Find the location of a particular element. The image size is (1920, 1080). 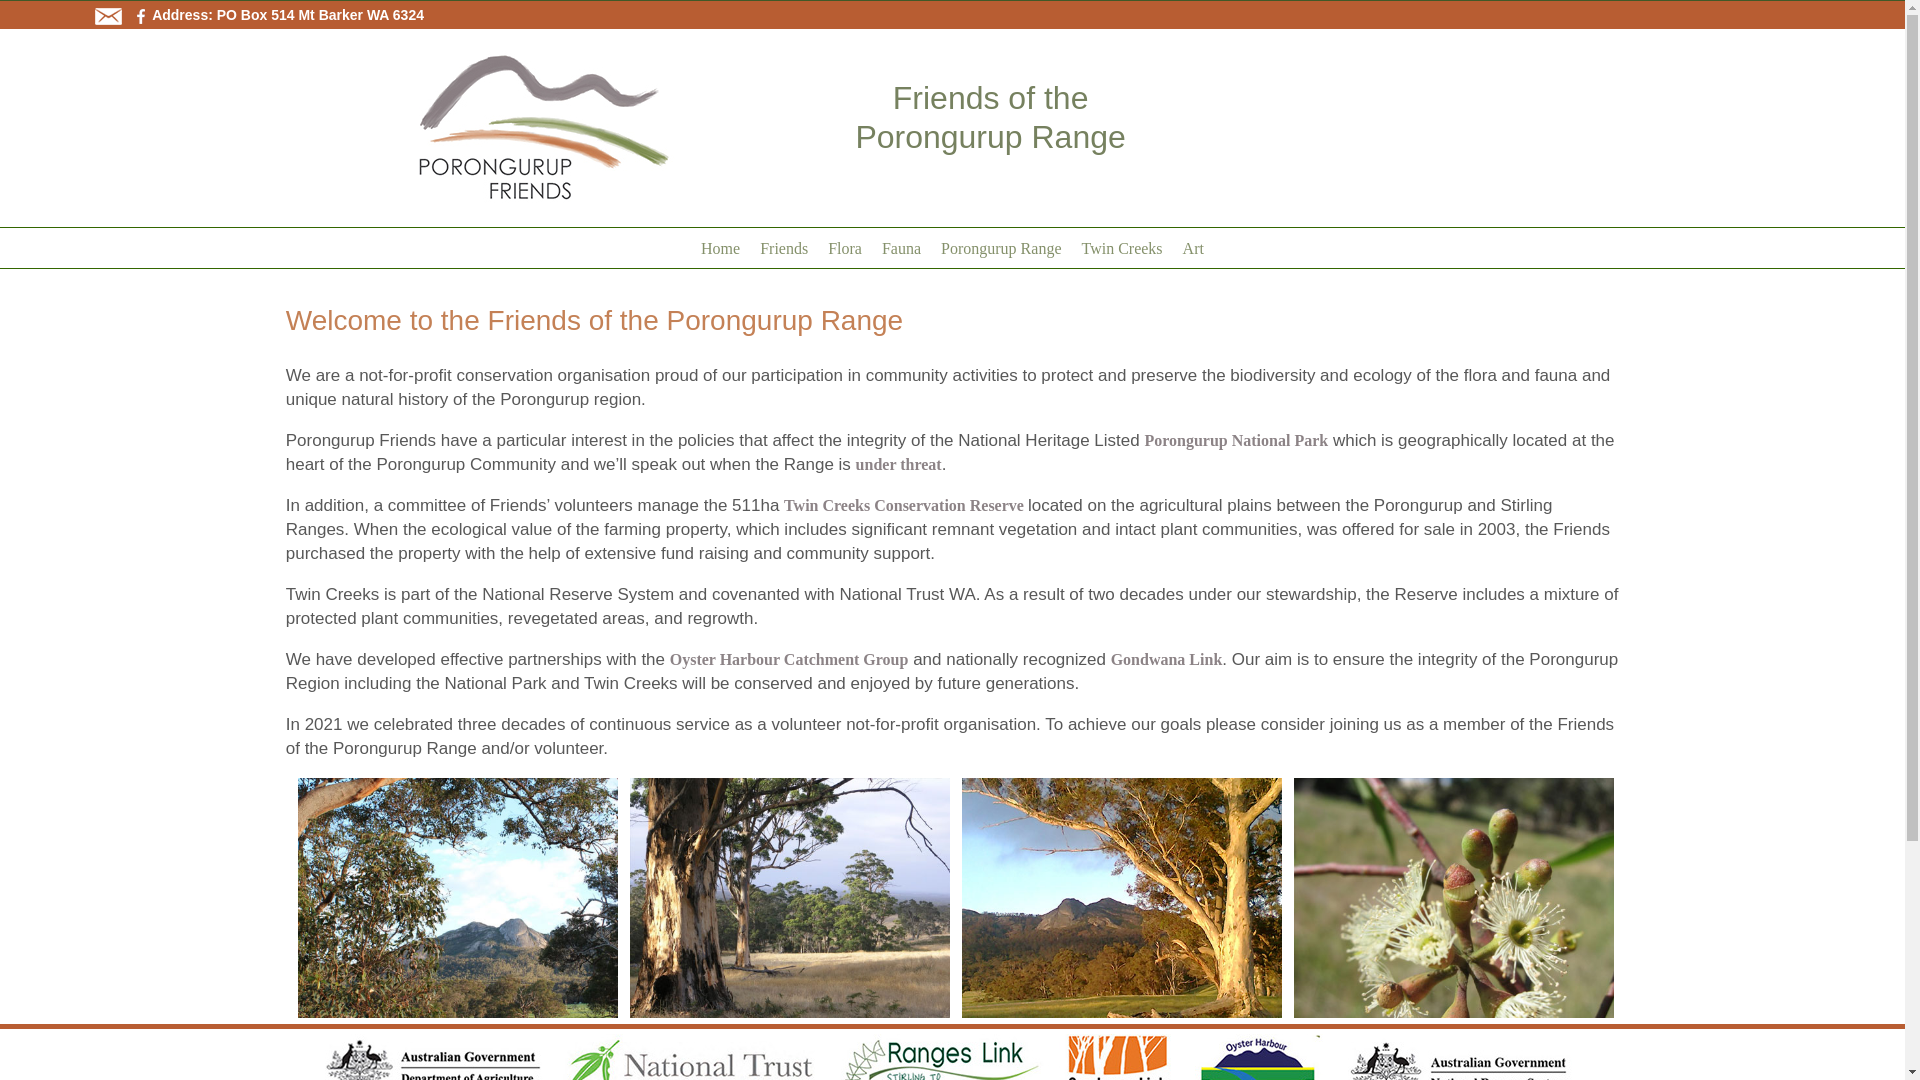

'Oyster Harbour Catchment Group' is located at coordinates (788, 659).